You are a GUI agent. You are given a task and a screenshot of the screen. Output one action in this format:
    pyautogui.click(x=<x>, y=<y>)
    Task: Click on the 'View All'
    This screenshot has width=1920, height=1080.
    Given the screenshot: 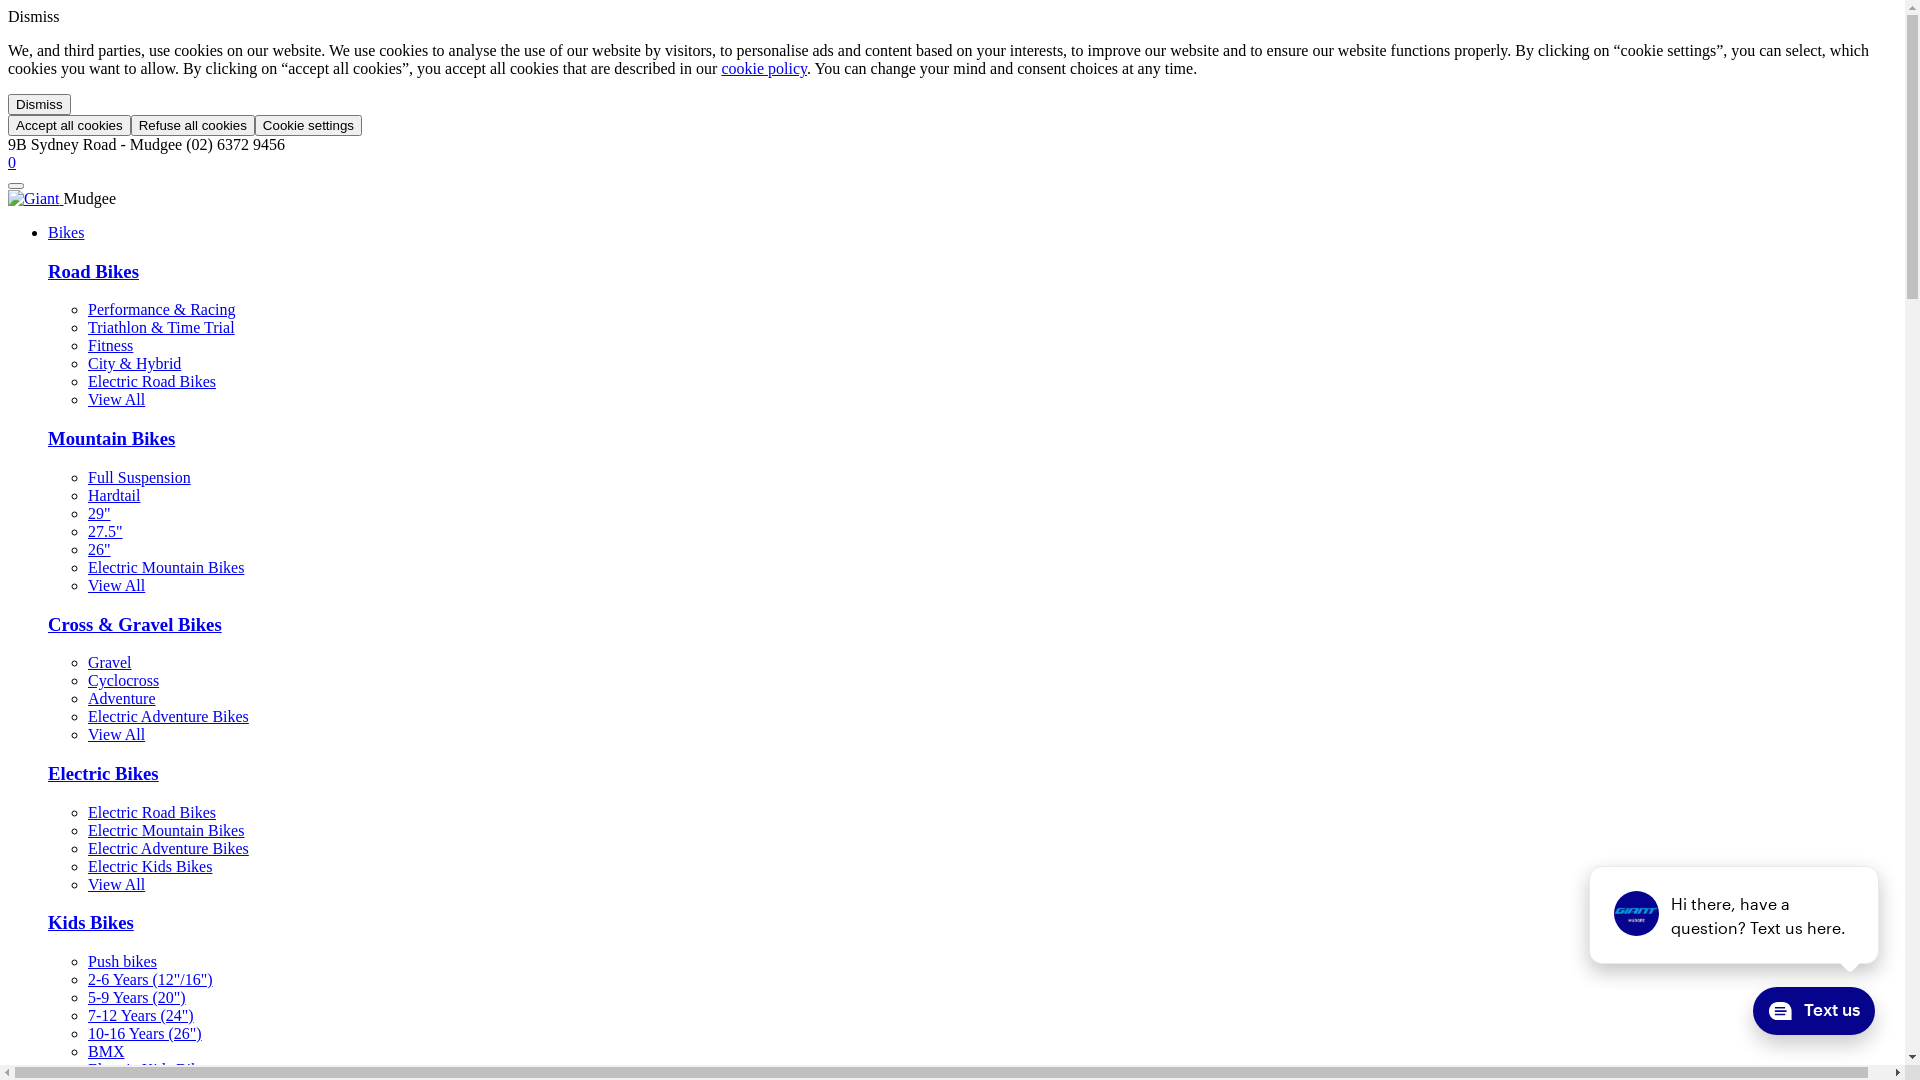 What is the action you would take?
    pyautogui.click(x=115, y=734)
    